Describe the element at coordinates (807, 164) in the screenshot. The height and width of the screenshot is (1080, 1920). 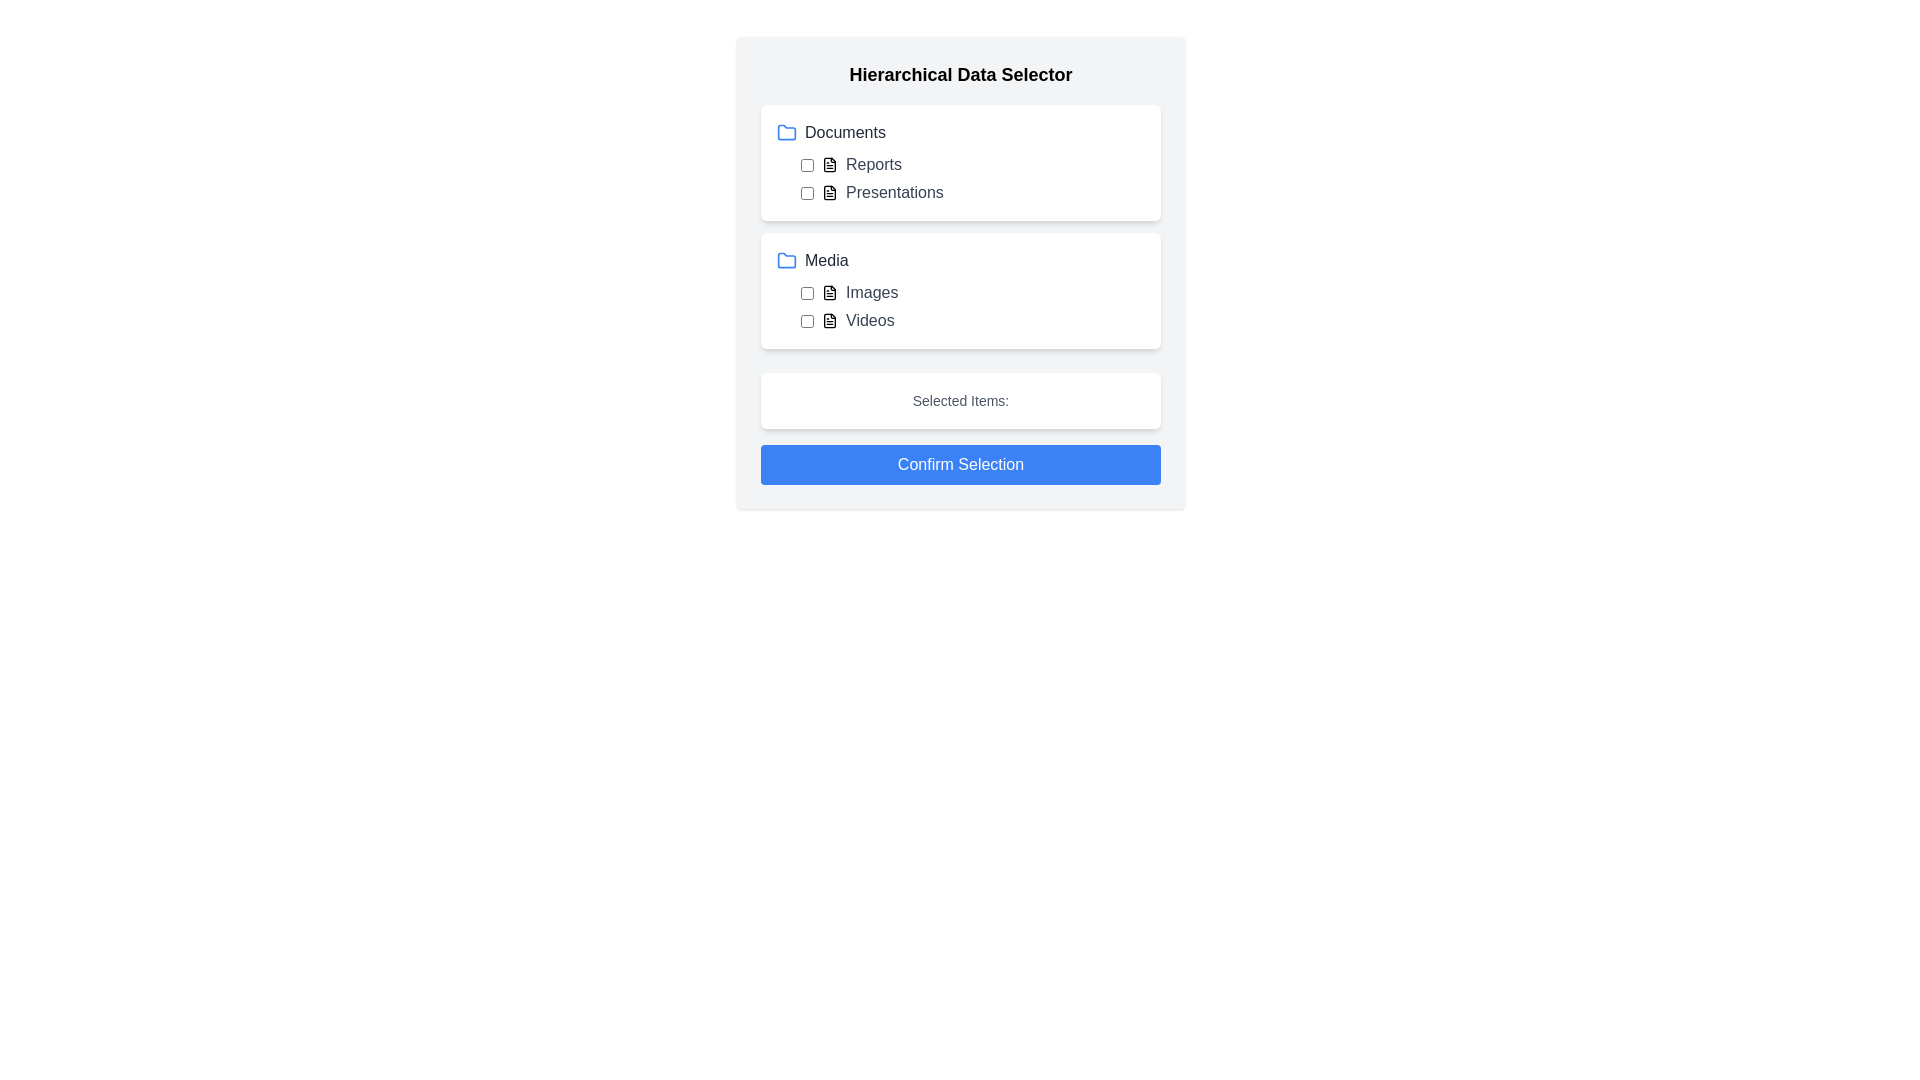
I see `the small square checkbox located to the left of the 'Reports' label in the hierarchical selector interface` at that location.